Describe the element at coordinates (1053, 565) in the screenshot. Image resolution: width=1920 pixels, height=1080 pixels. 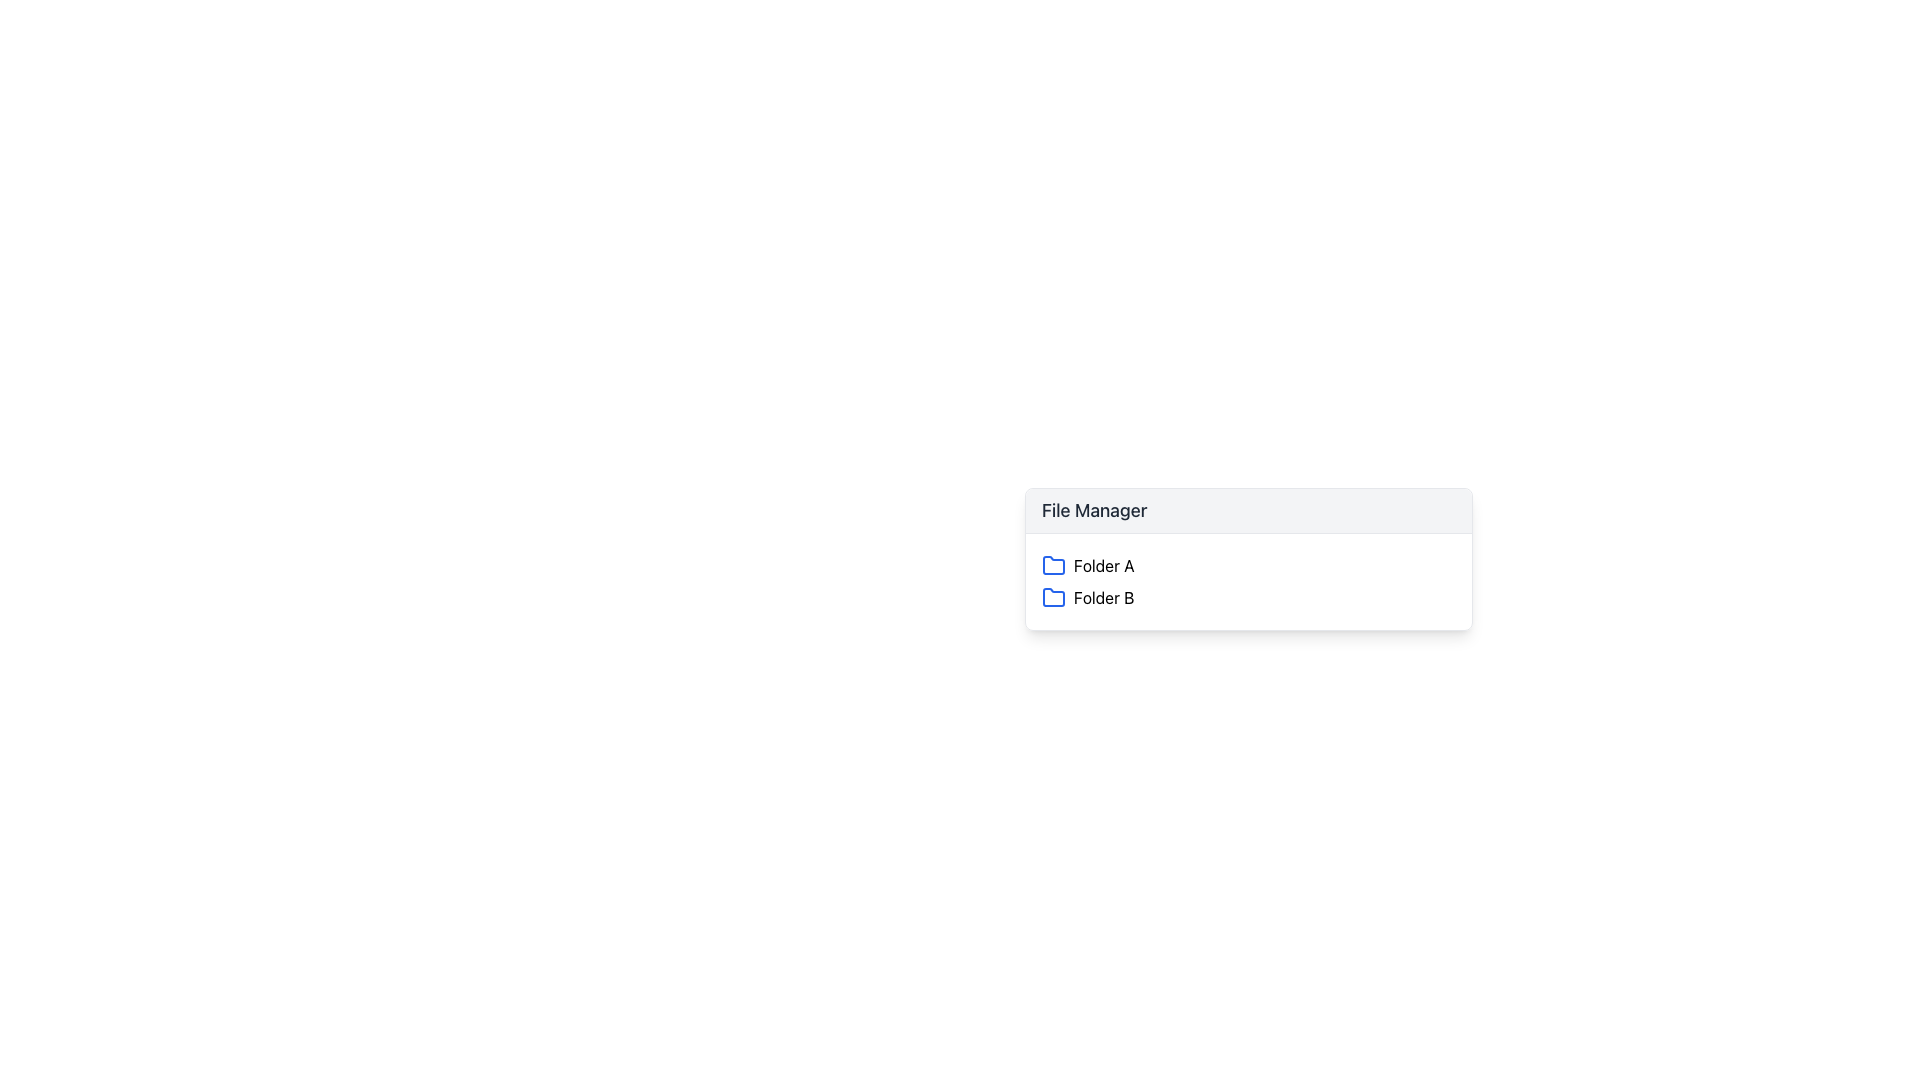
I see `the folder icon in the 'File Manager' list, which is represented in a blue-themed vector graphic style and positioned to the left of the label 'Folder A'` at that location.